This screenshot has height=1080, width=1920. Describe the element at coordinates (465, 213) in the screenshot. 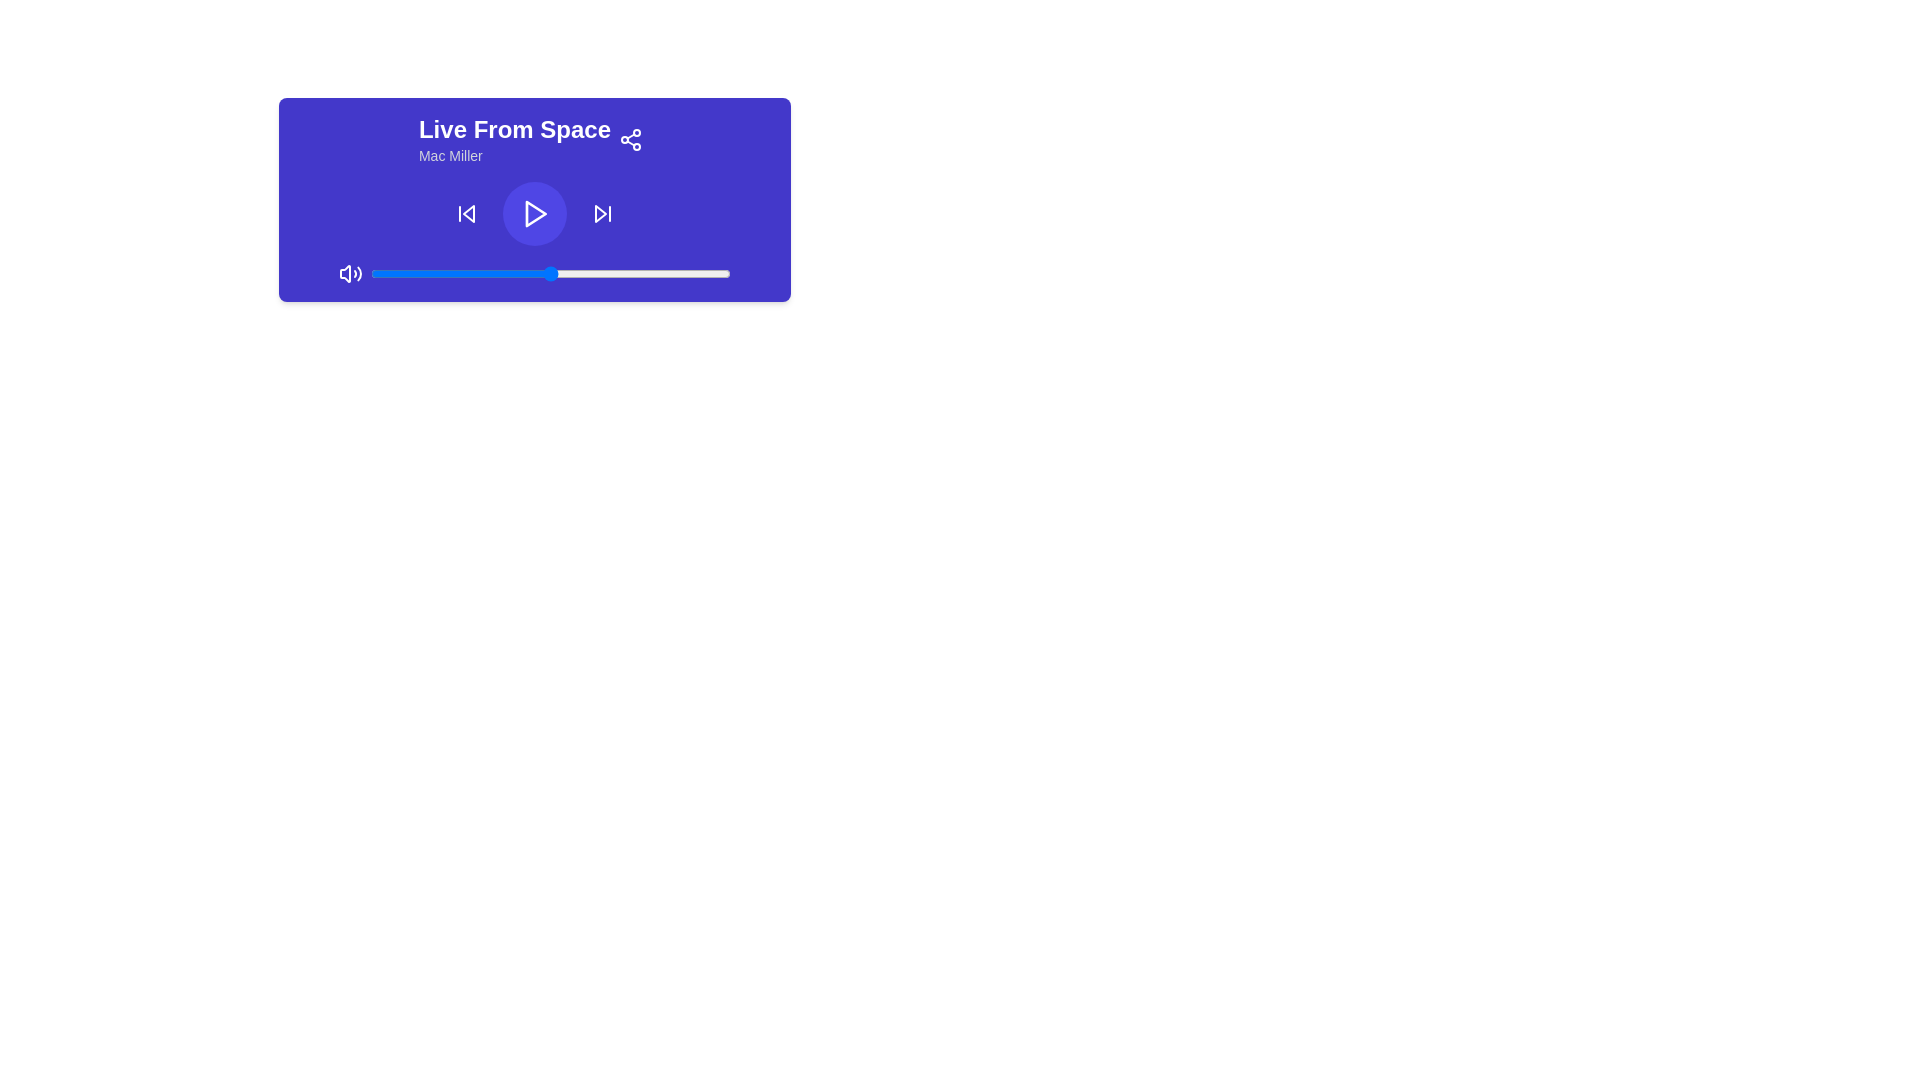

I see `the 'previous track' icon button, which is a small white triangular button with a vertical line on its left side, located on the leftmost side of the player control buttons` at that location.